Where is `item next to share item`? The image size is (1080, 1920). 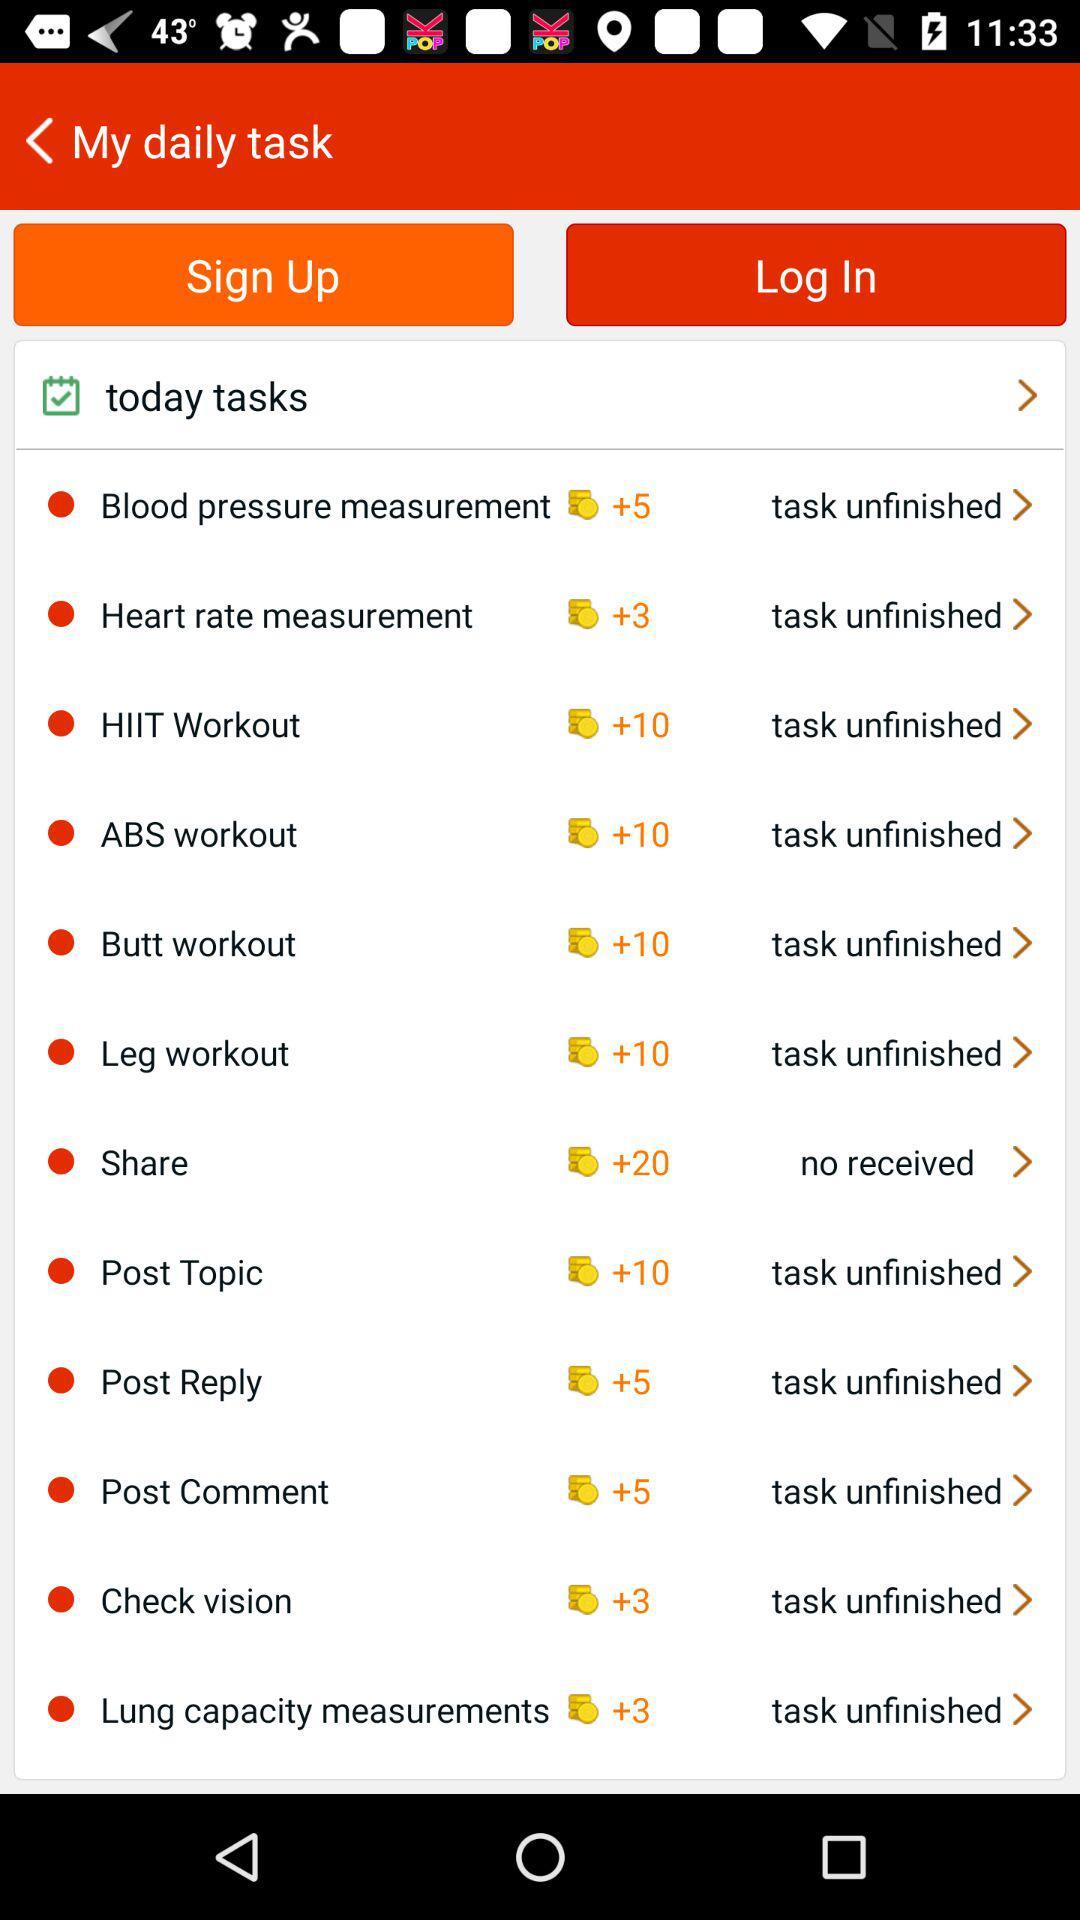 item next to share item is located at coordinates (60, 1161).